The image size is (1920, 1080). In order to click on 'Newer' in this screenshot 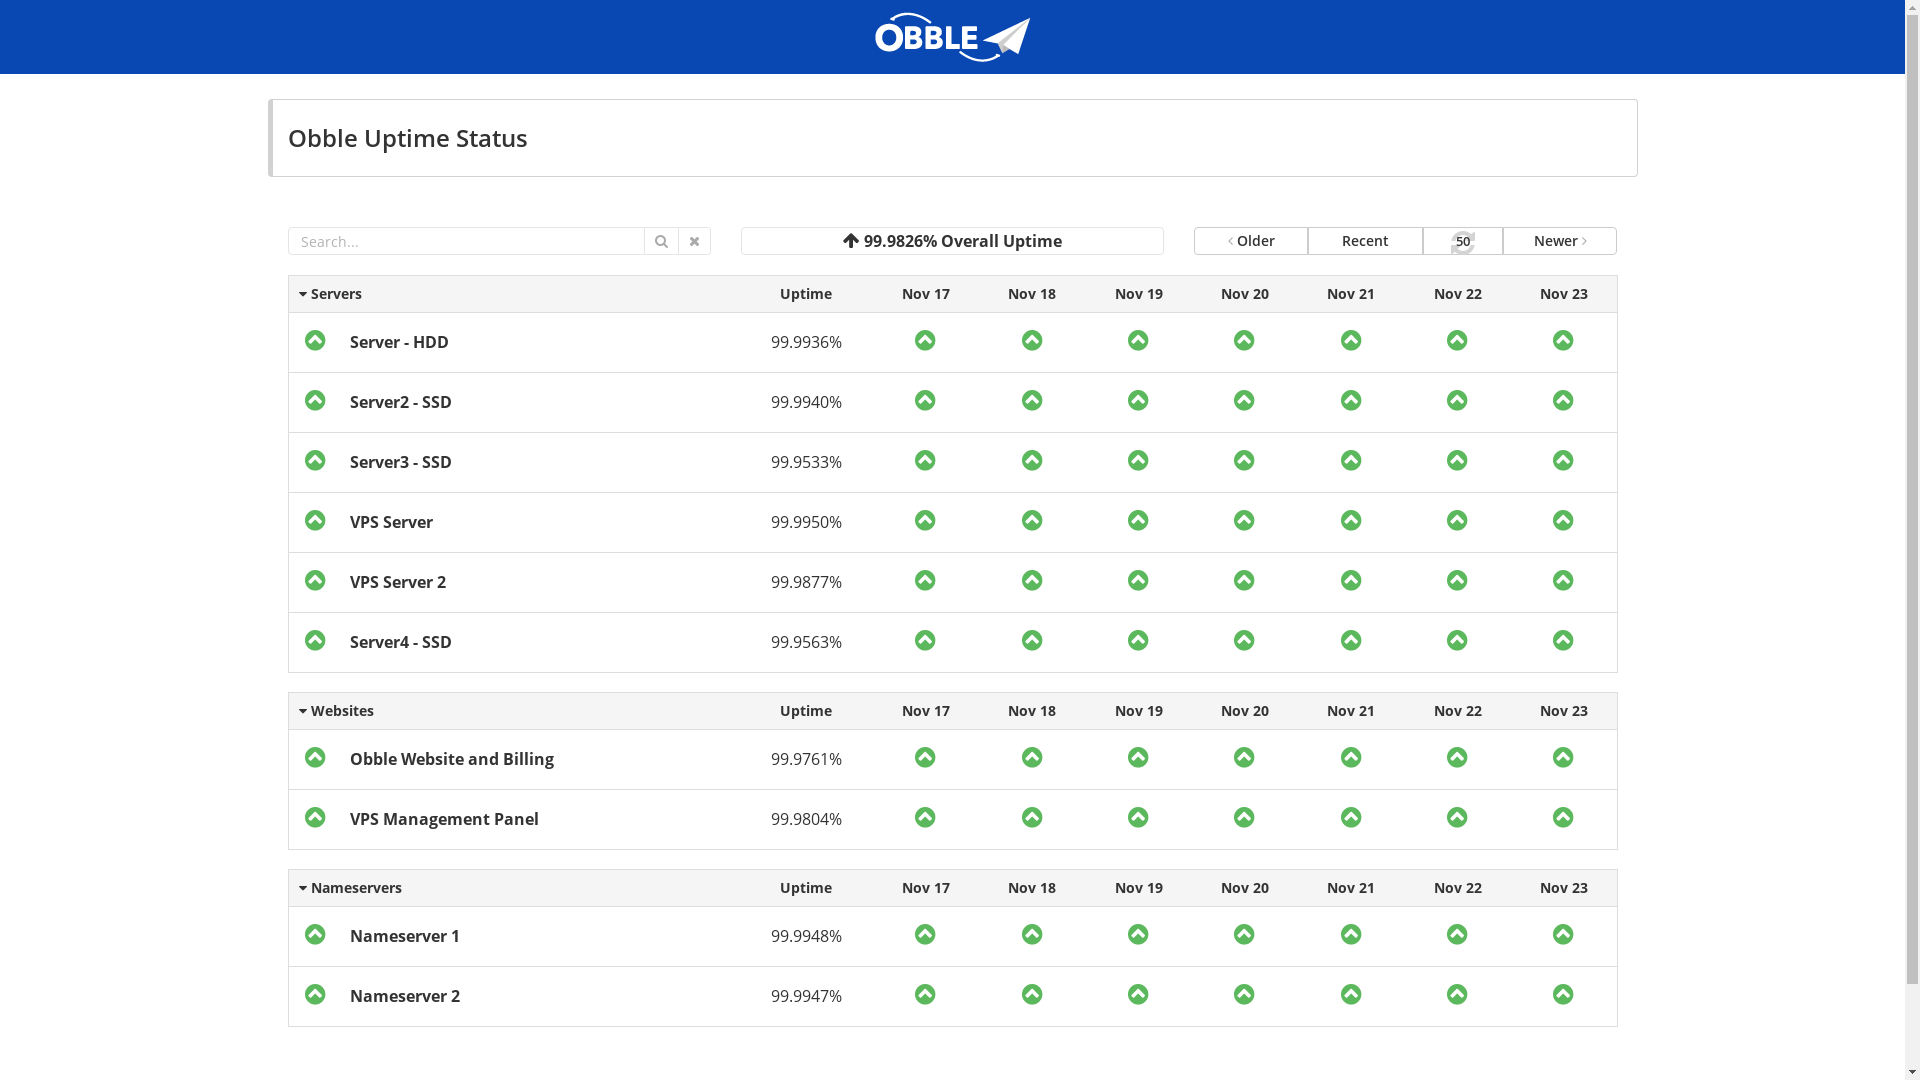, I will do `click(1559, 239)`.